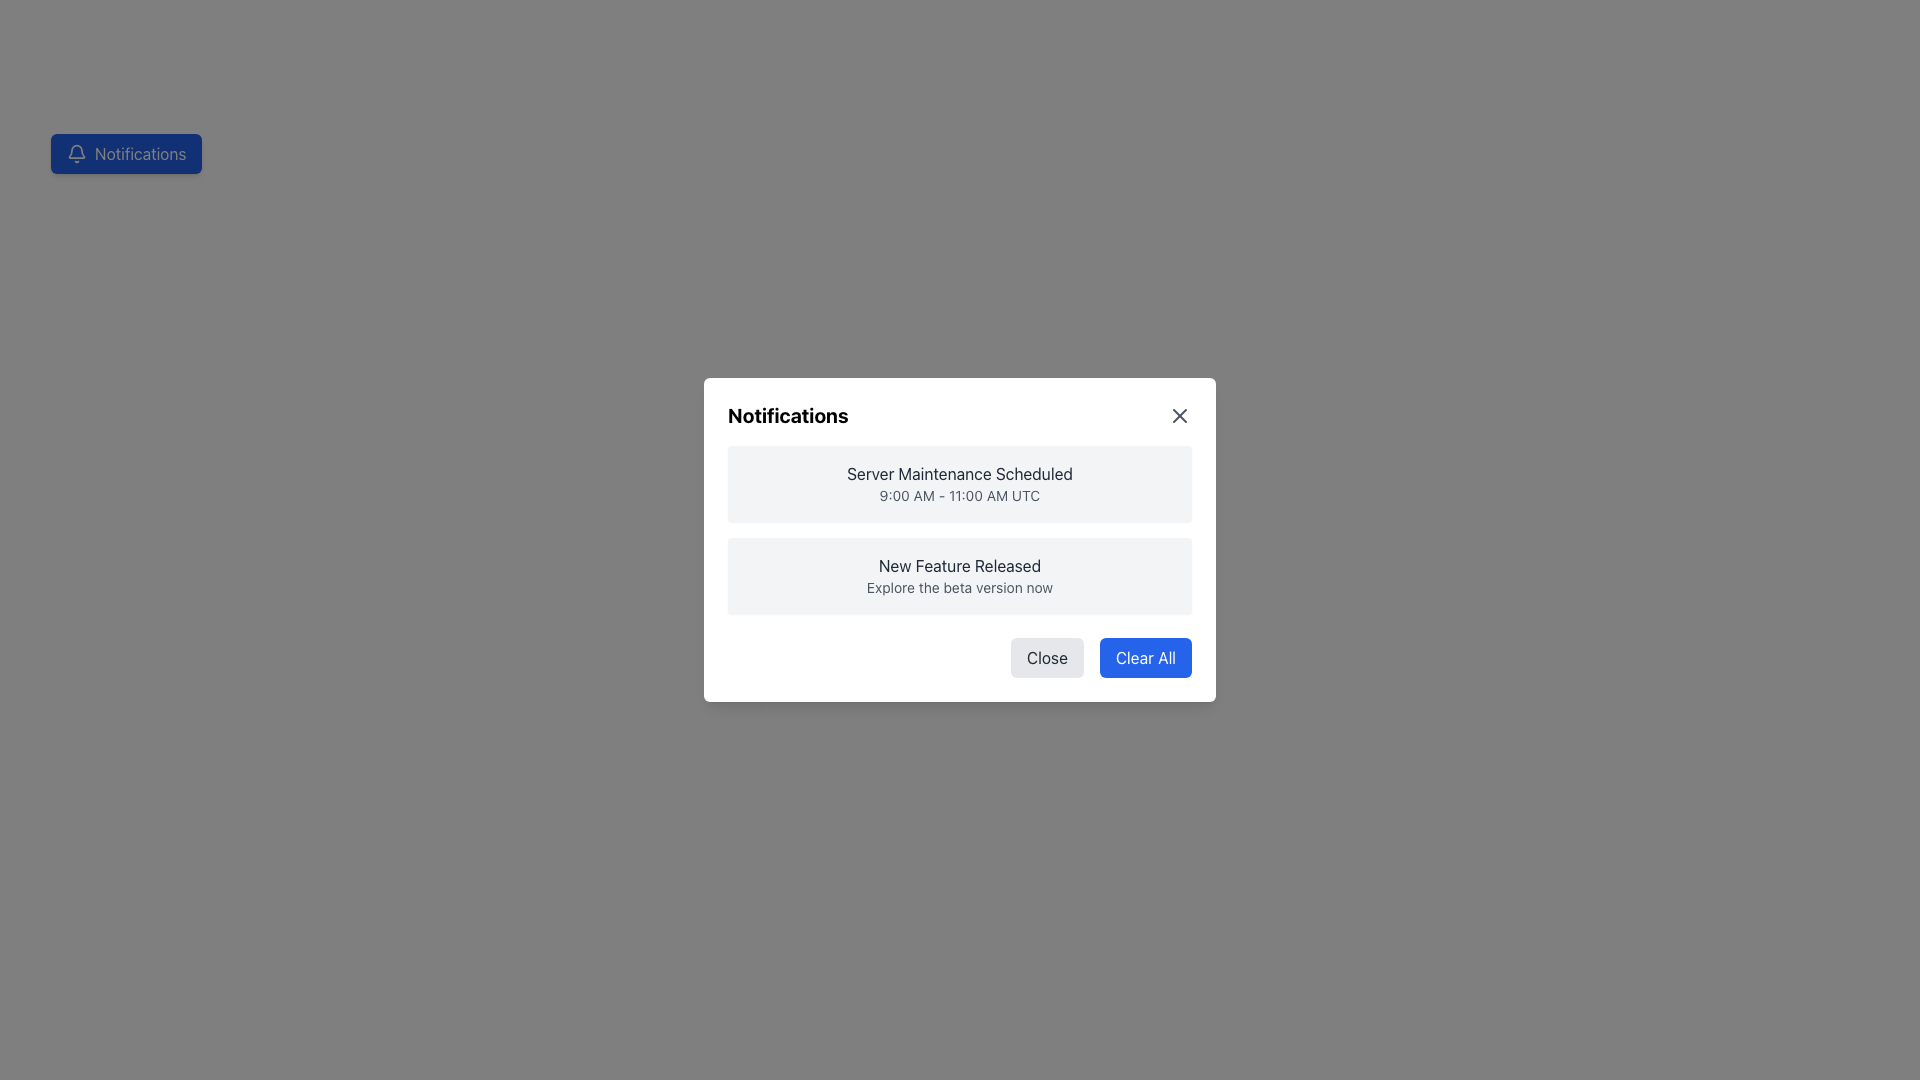  I want to click on the notification icon located in the upper-left corner of the interface, which precedes the text 'Notifications', so click(76, 153).